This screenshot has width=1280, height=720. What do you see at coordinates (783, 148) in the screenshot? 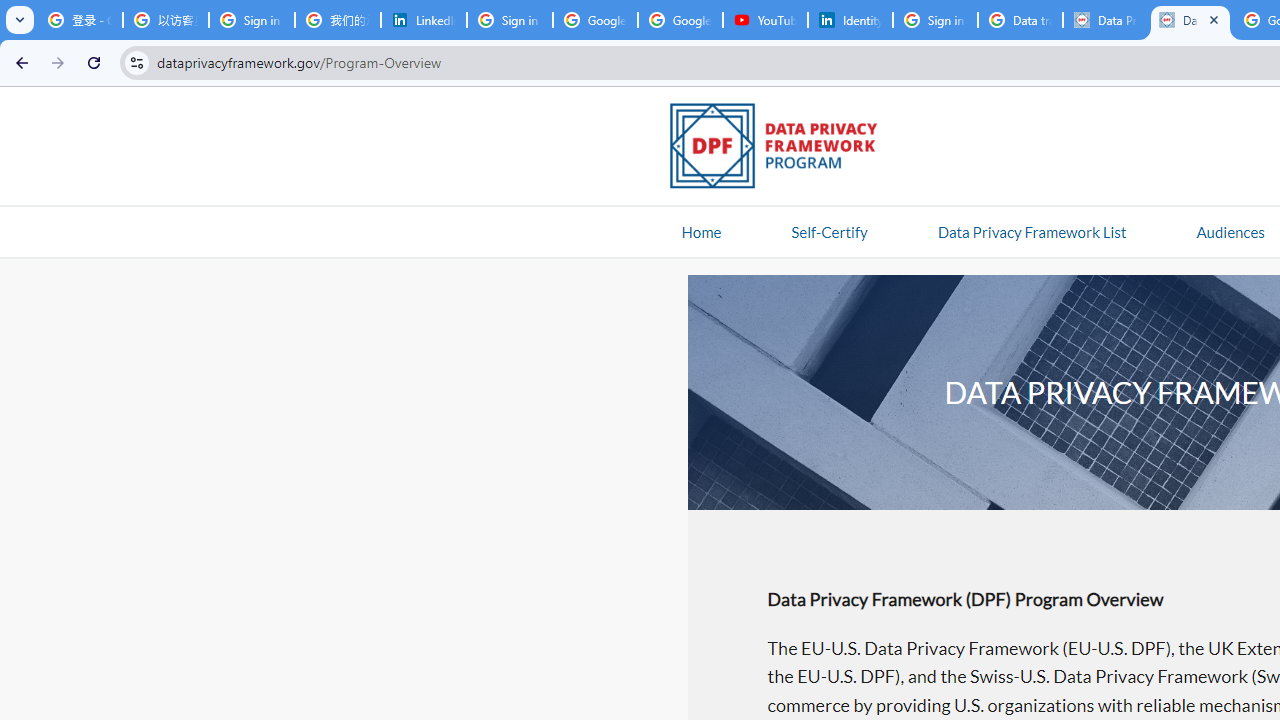
I see `'Data Privacy Framework Logo - Link to Homepage'` at bounding box center [783, 148].